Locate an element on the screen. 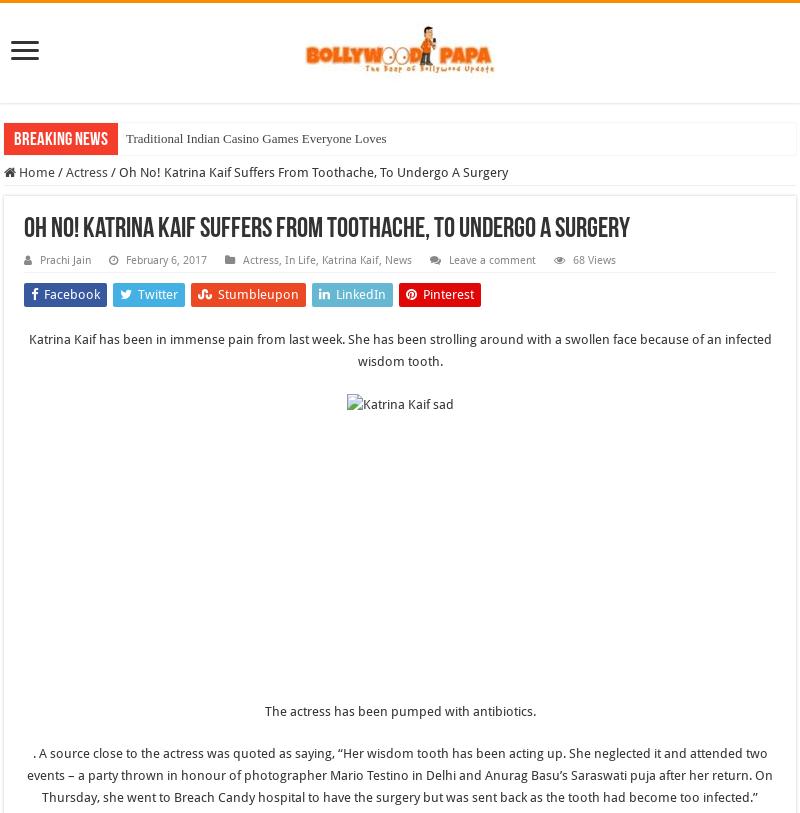 Image resolution: width=800 pixels, height=813 pixels. 'Katrina Kaif has been in immense pain from last week. She has been strolling around with a swollen face because of an infected wisdom tooth.' is located at coordinates (398, 349).